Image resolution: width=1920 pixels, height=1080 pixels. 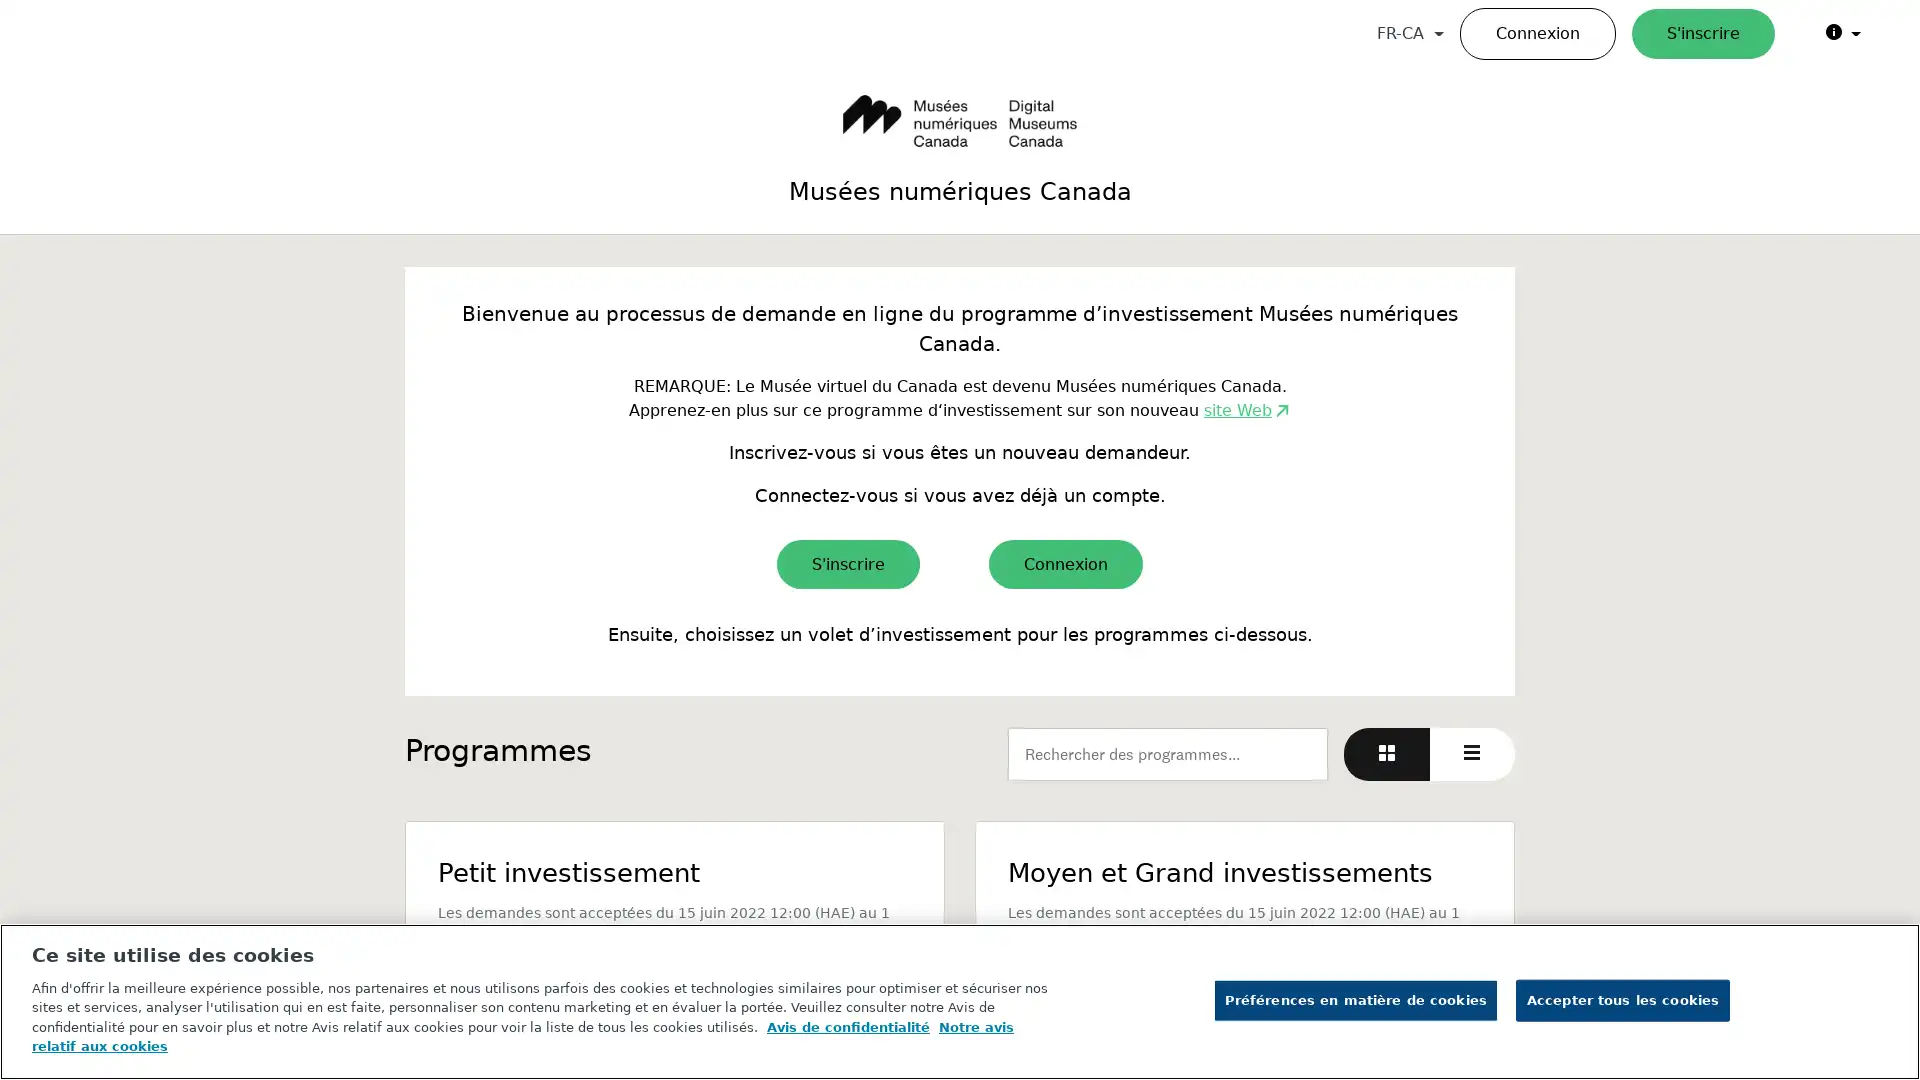 I want to click on S'inscrire, so click(x=848, y=564).